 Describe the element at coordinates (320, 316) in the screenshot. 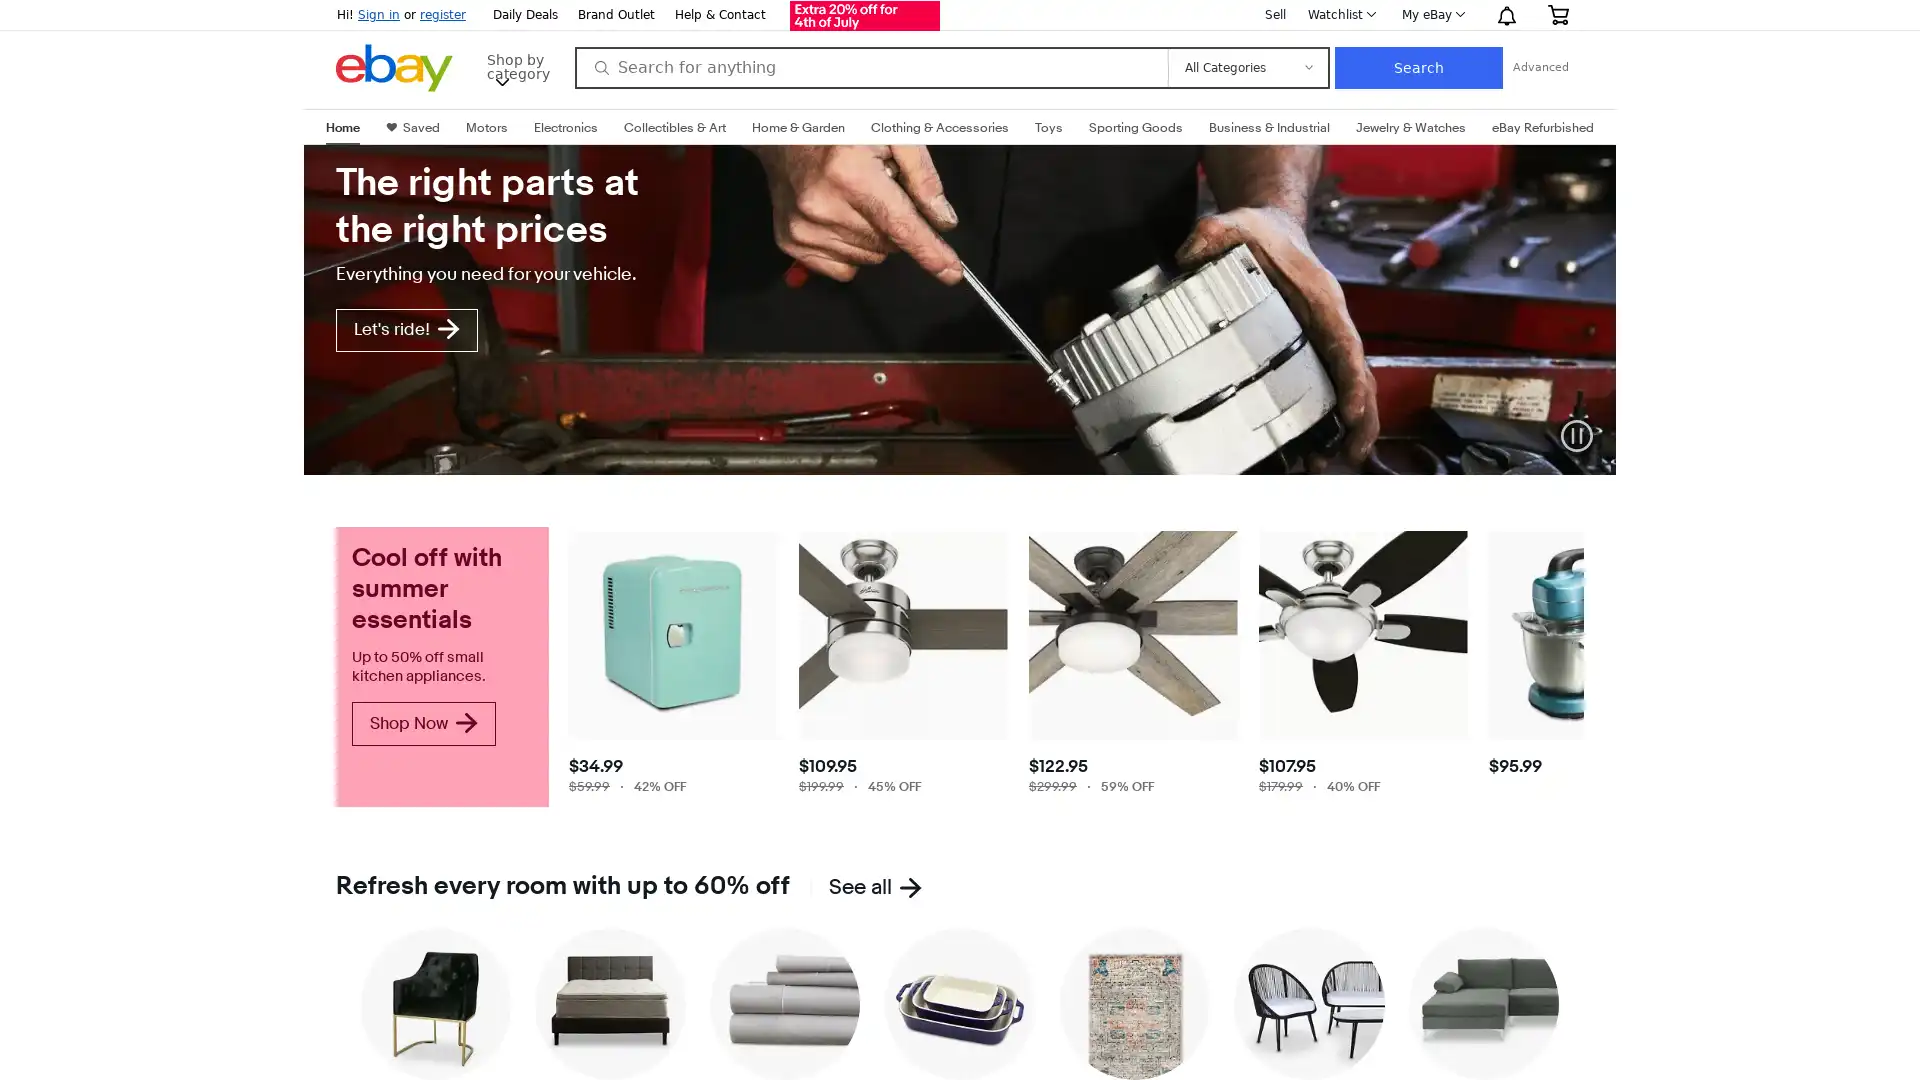

I see `Go to previous banner` at that location.